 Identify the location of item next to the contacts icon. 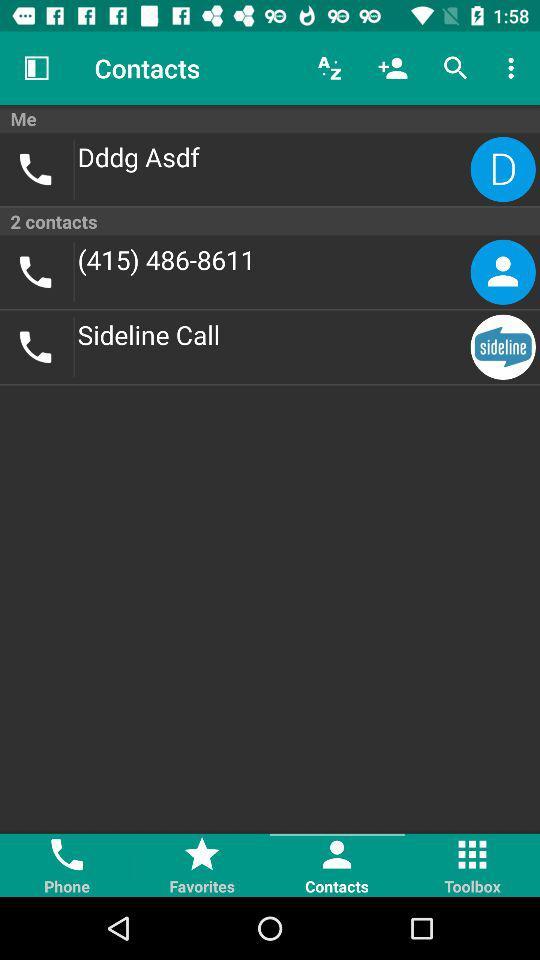
(36, 68).